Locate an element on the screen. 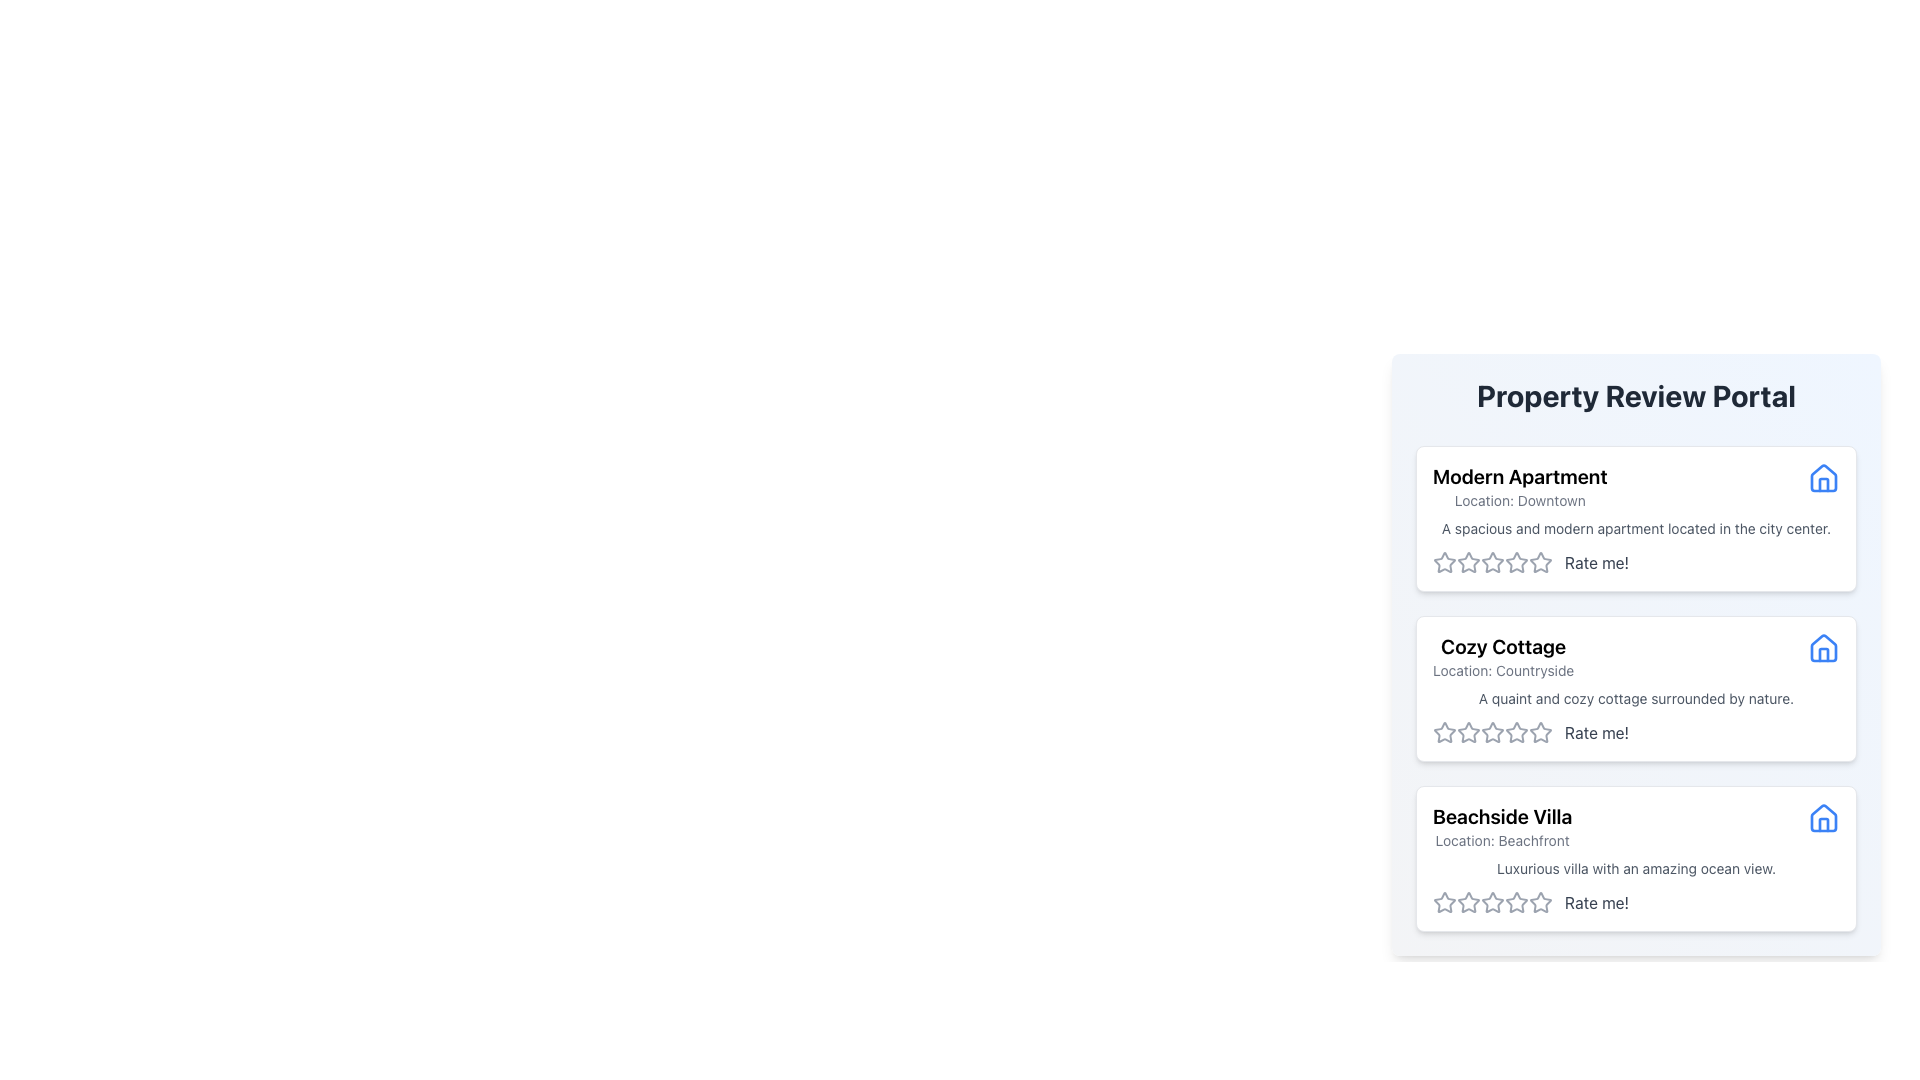 The width and height of the screenshot is (1920, 1080). textual description for the 'Cozy Cottage' listing, located below the 'Location: Countryside' text and above the rating stars section is located at coordinates (1636, 697).